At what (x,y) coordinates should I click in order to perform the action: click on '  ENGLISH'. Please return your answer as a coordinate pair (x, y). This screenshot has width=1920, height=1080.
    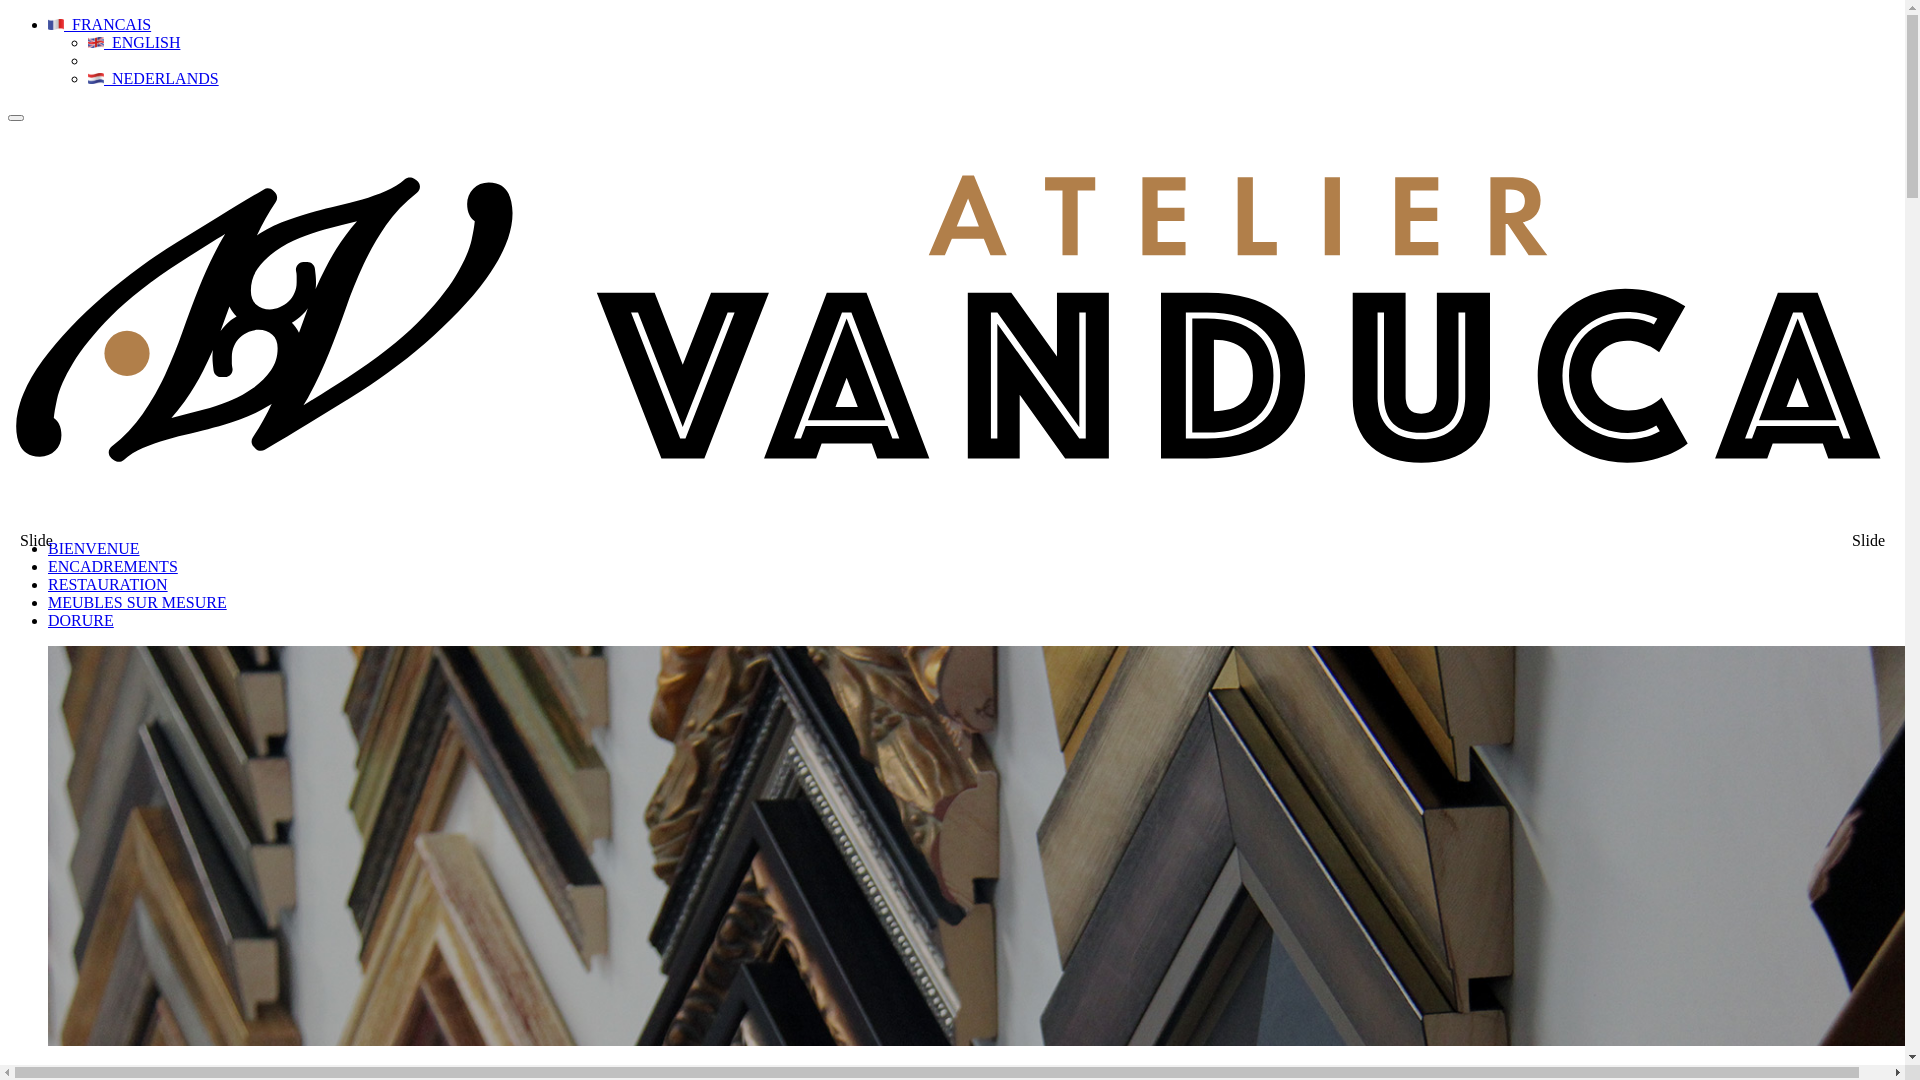
    Looking at the image, I should click on (86, 42).